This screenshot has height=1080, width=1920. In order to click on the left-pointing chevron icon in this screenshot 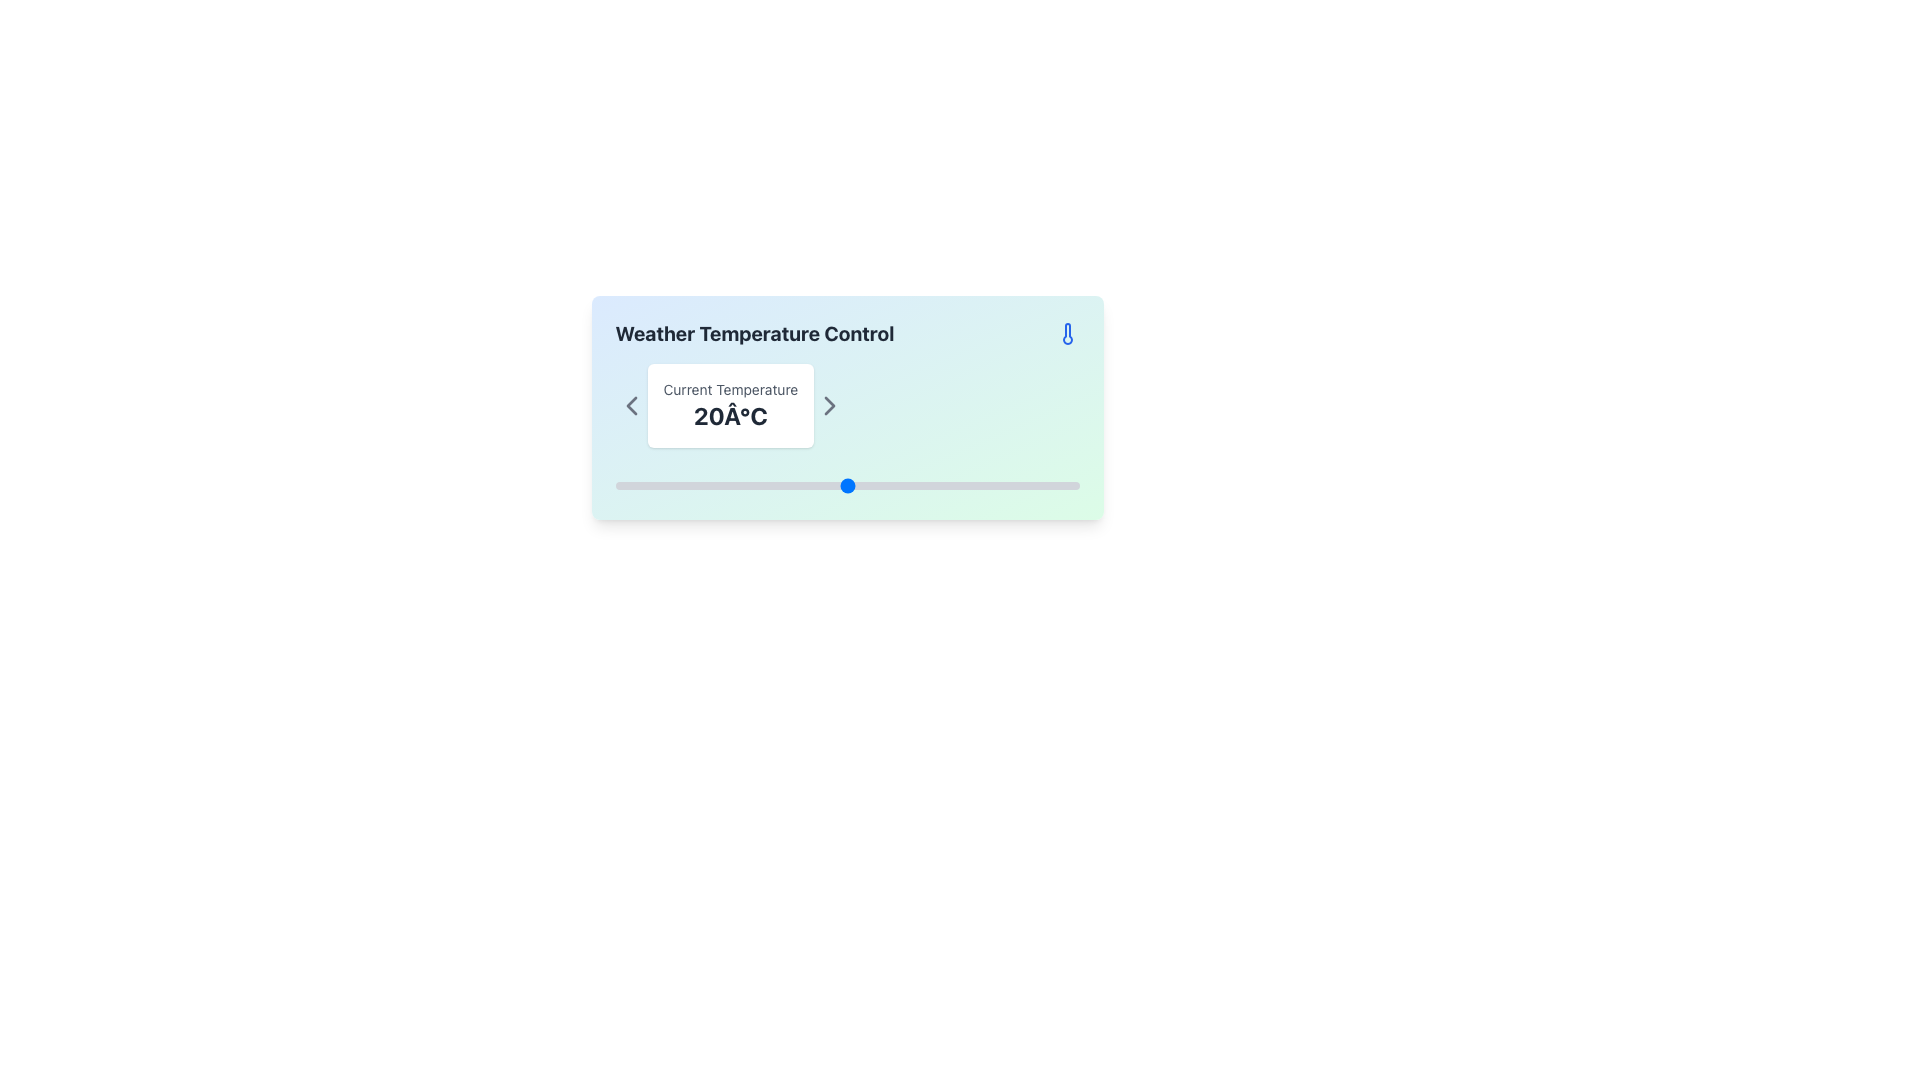, I will do `click(630, 405)`.